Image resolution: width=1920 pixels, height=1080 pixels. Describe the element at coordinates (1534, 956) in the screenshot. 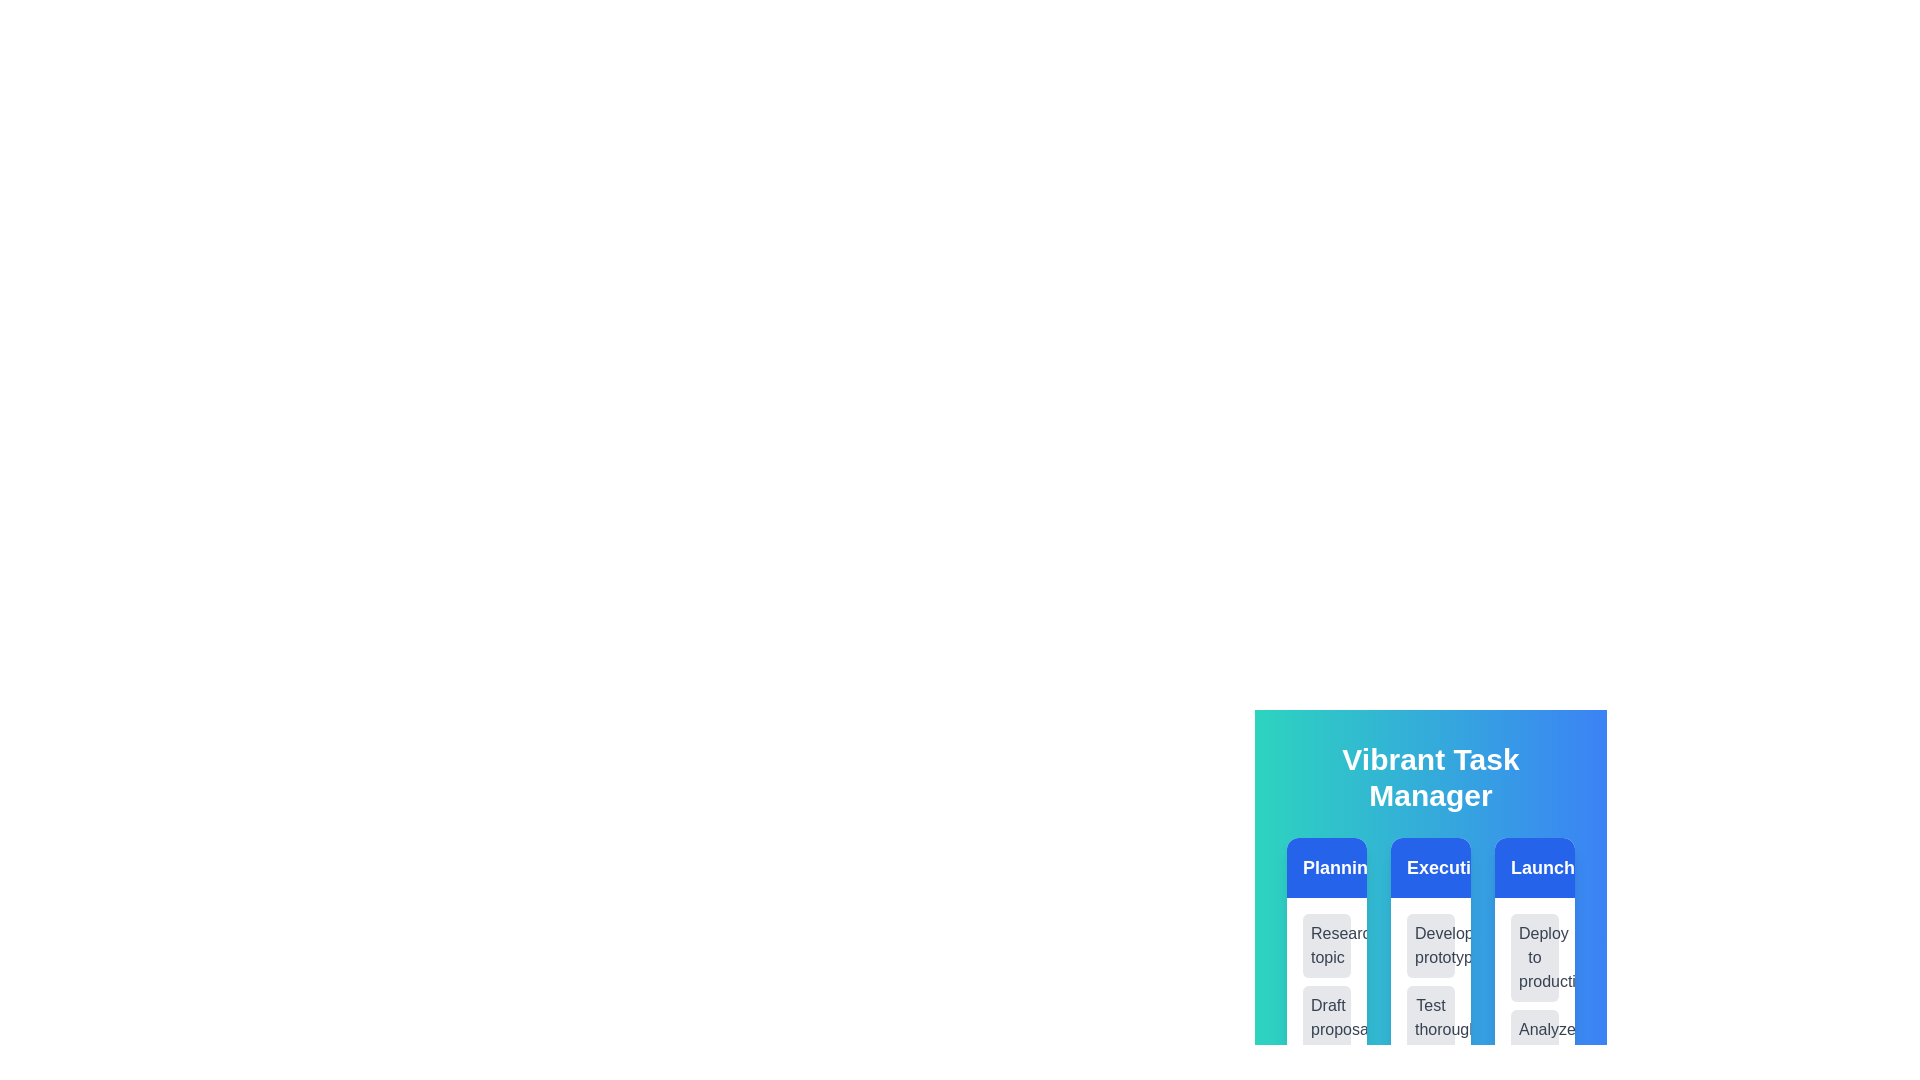

I see `the label with the text 'Deploy to production' that has a light gray background and is positioned under the 'Launch' section` at that location.